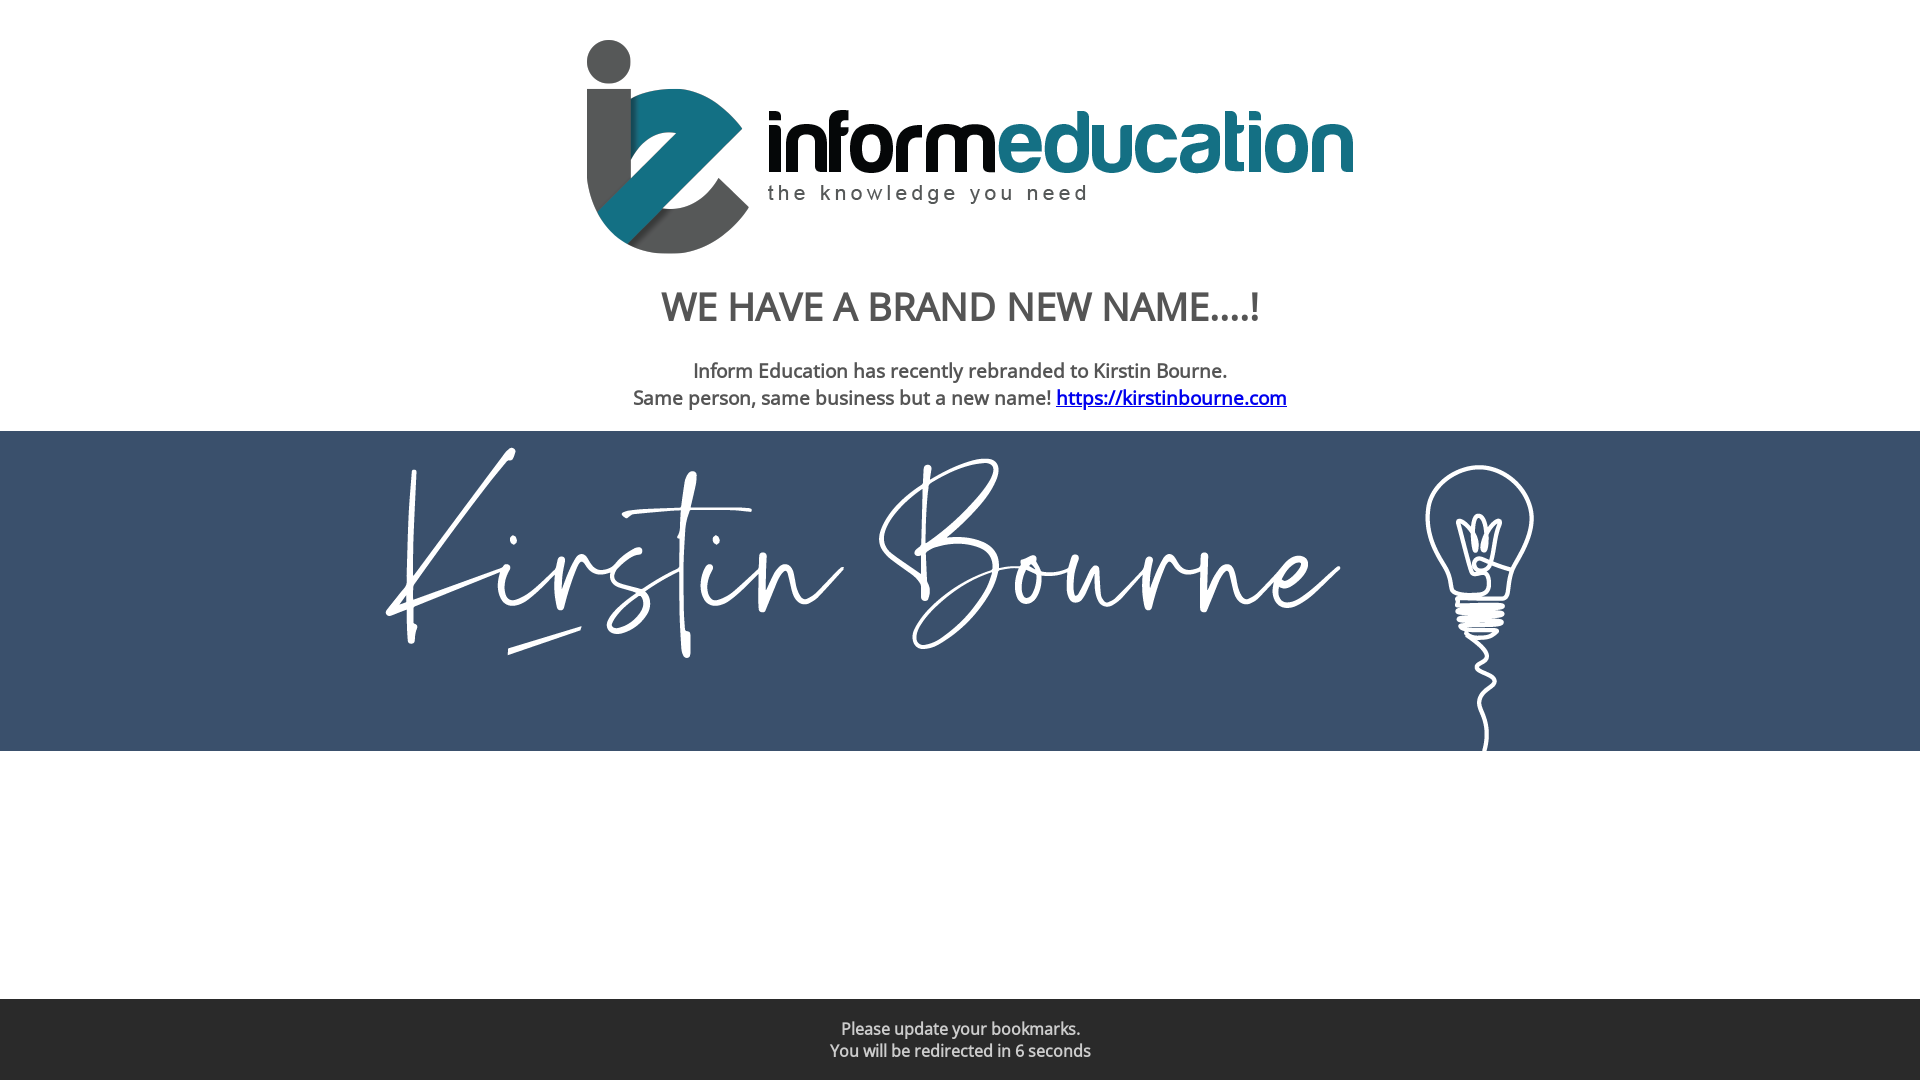 This screenshot has width=1920, height=1080. Describe the element at coordinates (1171, 397) in the screenshot. I see `'https://kirstinbourne.com'` at that location.